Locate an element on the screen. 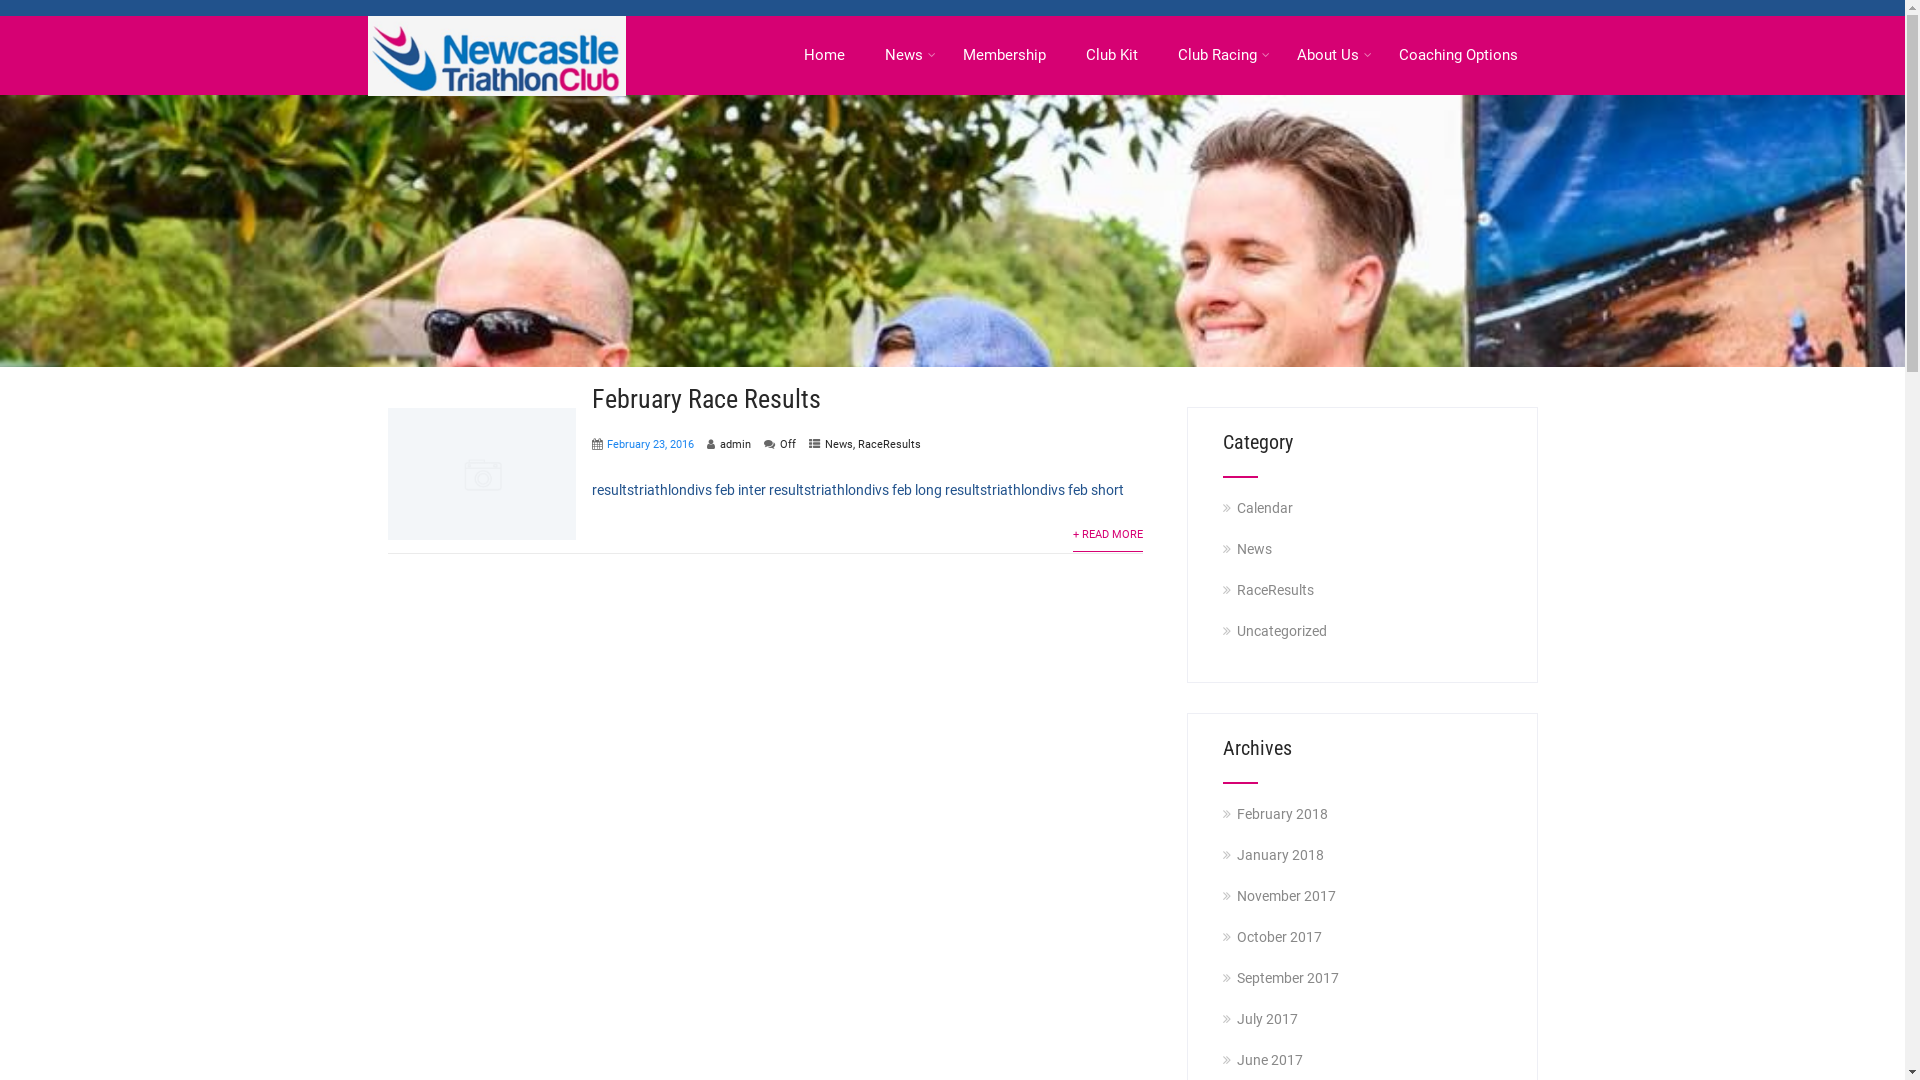 This screenshot has width=1920, height=1080. 'June 2017' is located at coordinates (1236, 1059).